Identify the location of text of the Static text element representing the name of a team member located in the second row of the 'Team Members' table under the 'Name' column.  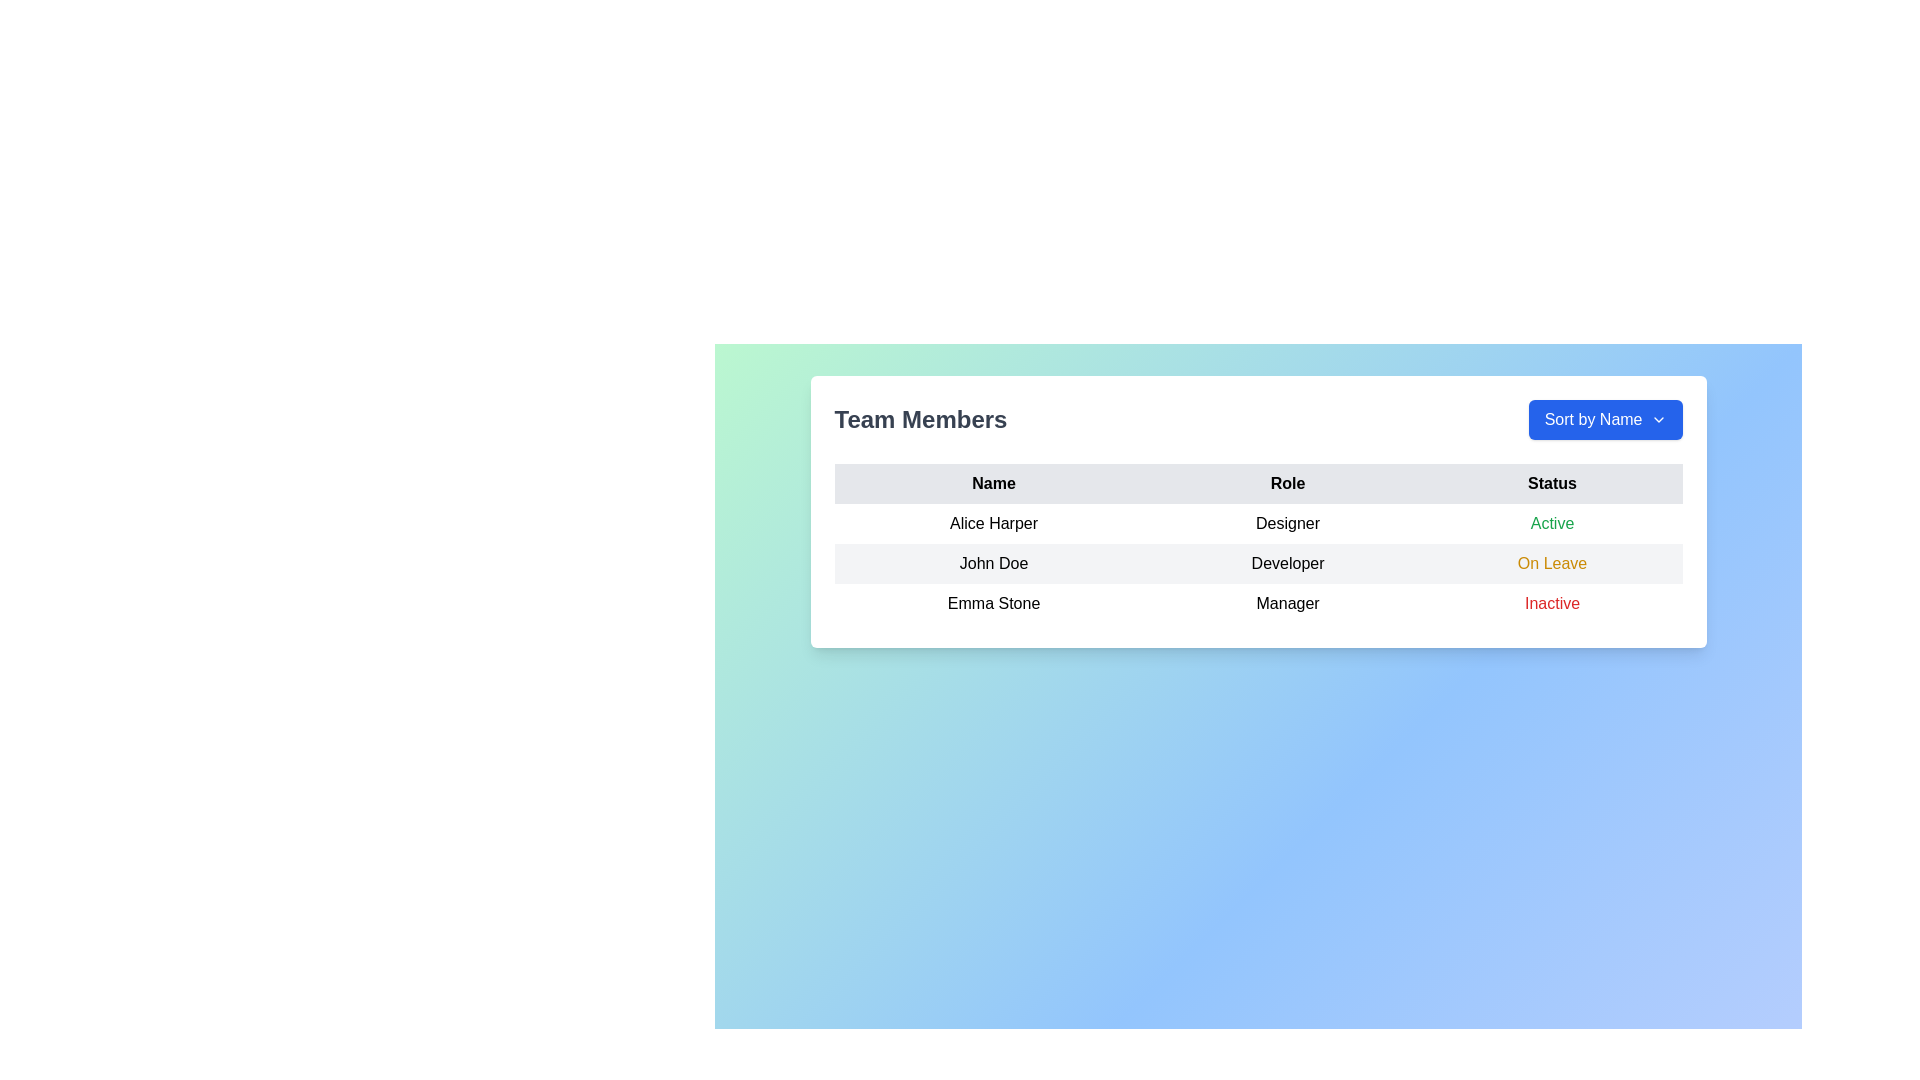
(993, 563).